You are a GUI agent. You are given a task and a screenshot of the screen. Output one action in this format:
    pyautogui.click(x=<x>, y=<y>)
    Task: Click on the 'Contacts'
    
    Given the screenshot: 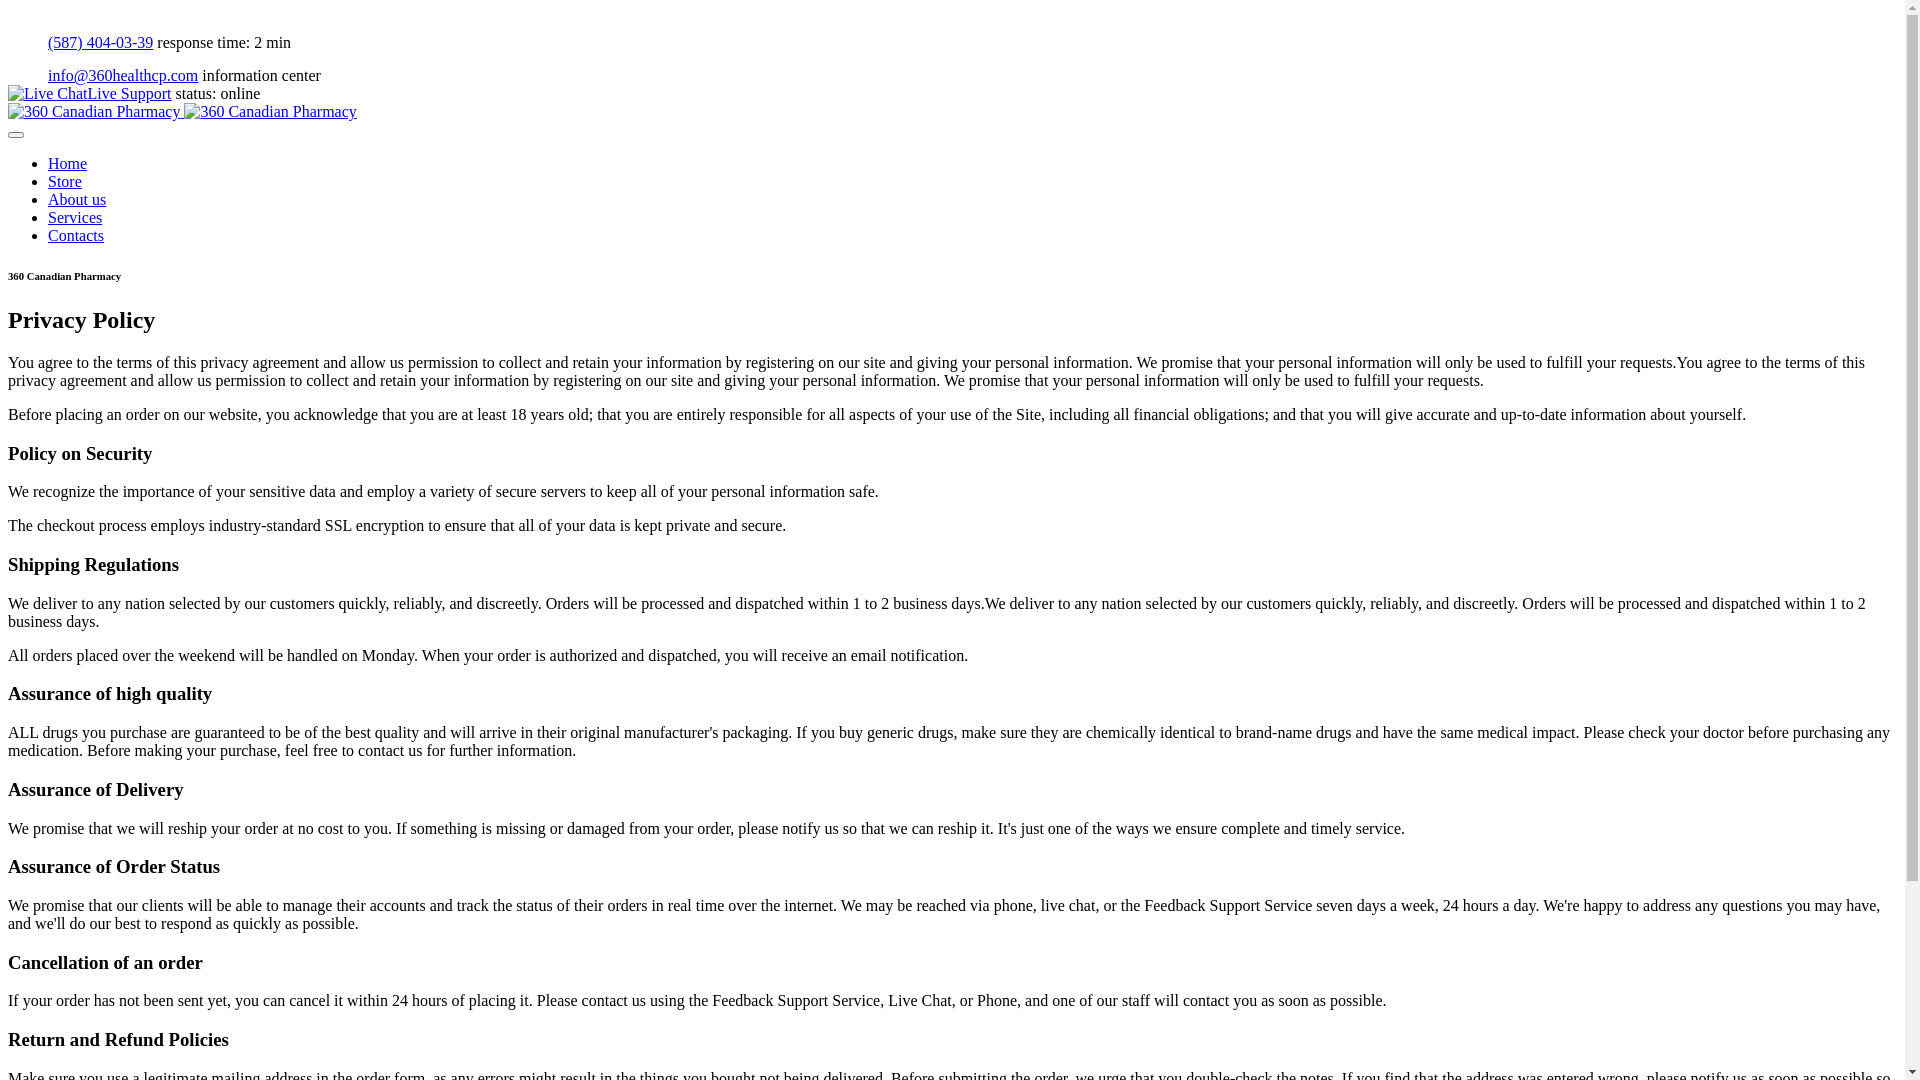 What is the action you would take?
    pyautogui.click(x=76, y=234)
    